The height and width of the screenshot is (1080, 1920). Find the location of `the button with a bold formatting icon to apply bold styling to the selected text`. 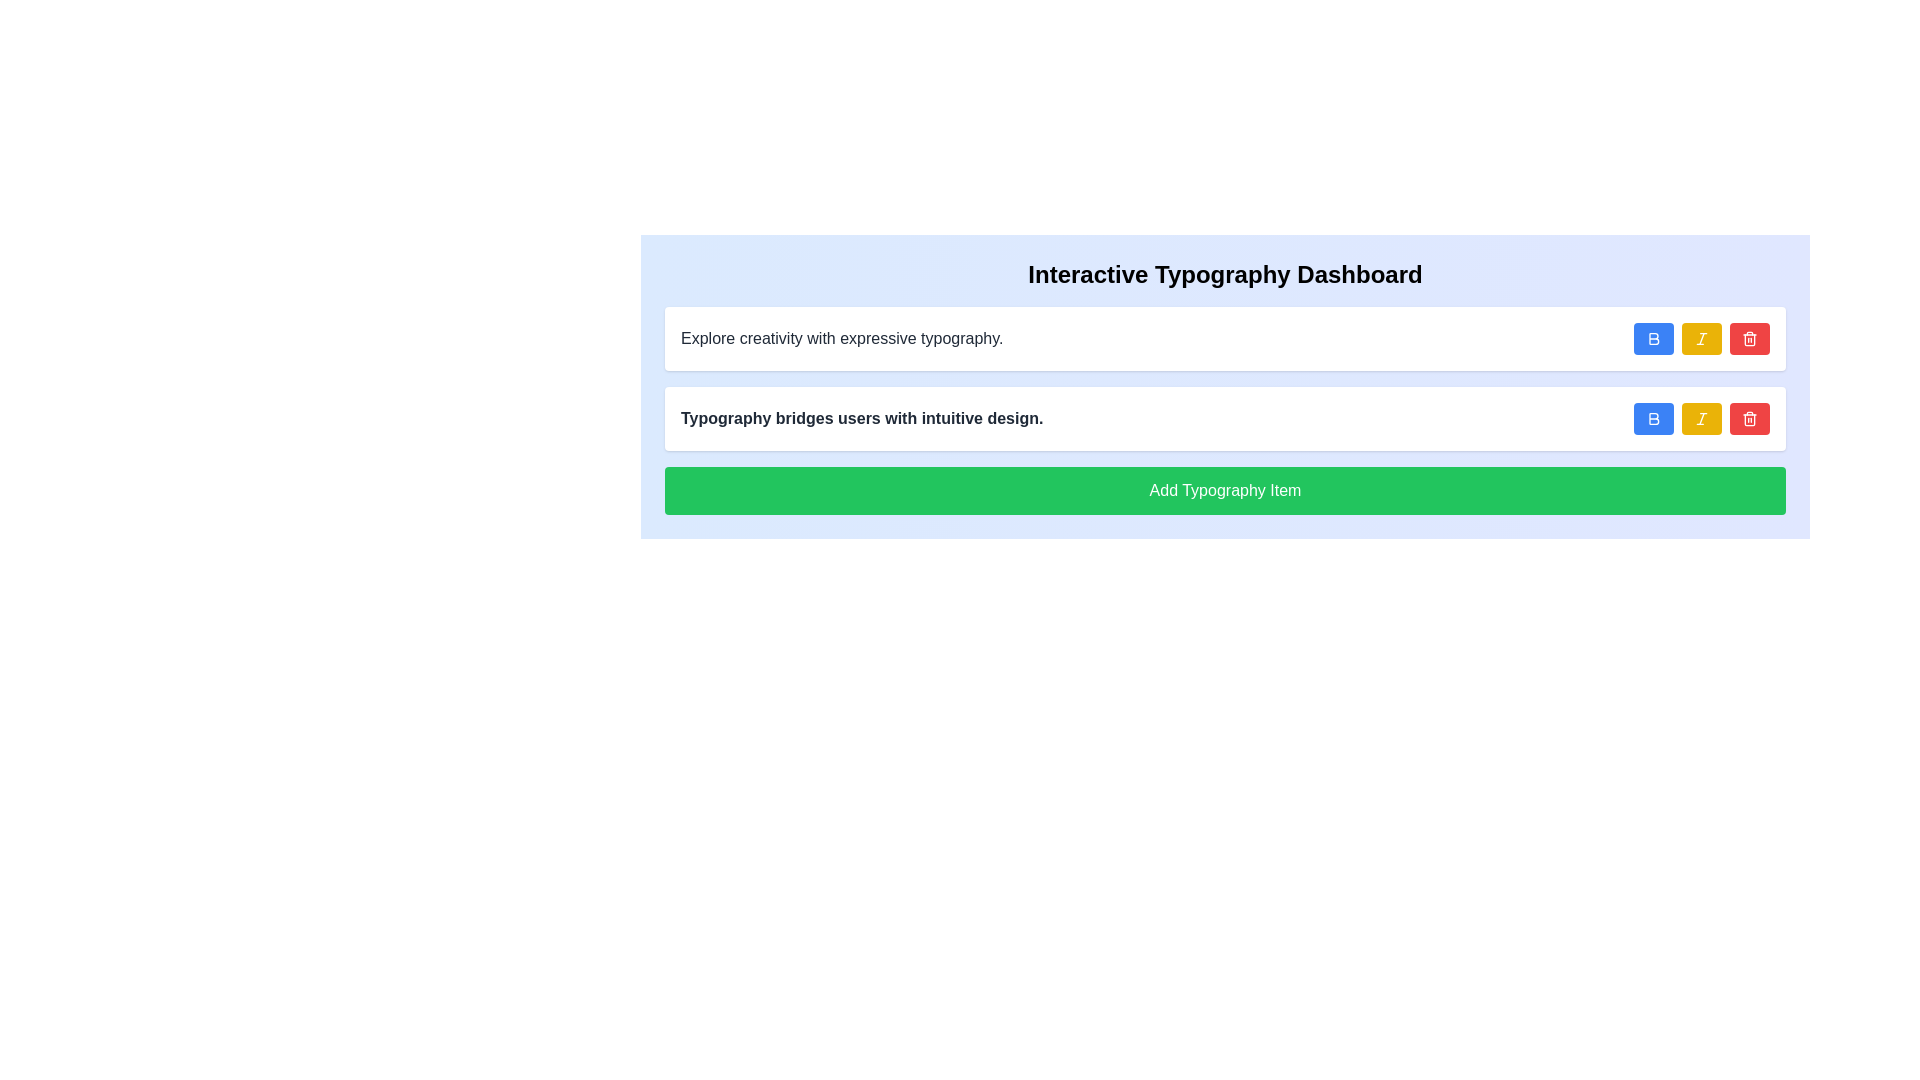

the button with a bold formatting icon to apply bold styling to the selected text is located at coordinates (1654, 418).